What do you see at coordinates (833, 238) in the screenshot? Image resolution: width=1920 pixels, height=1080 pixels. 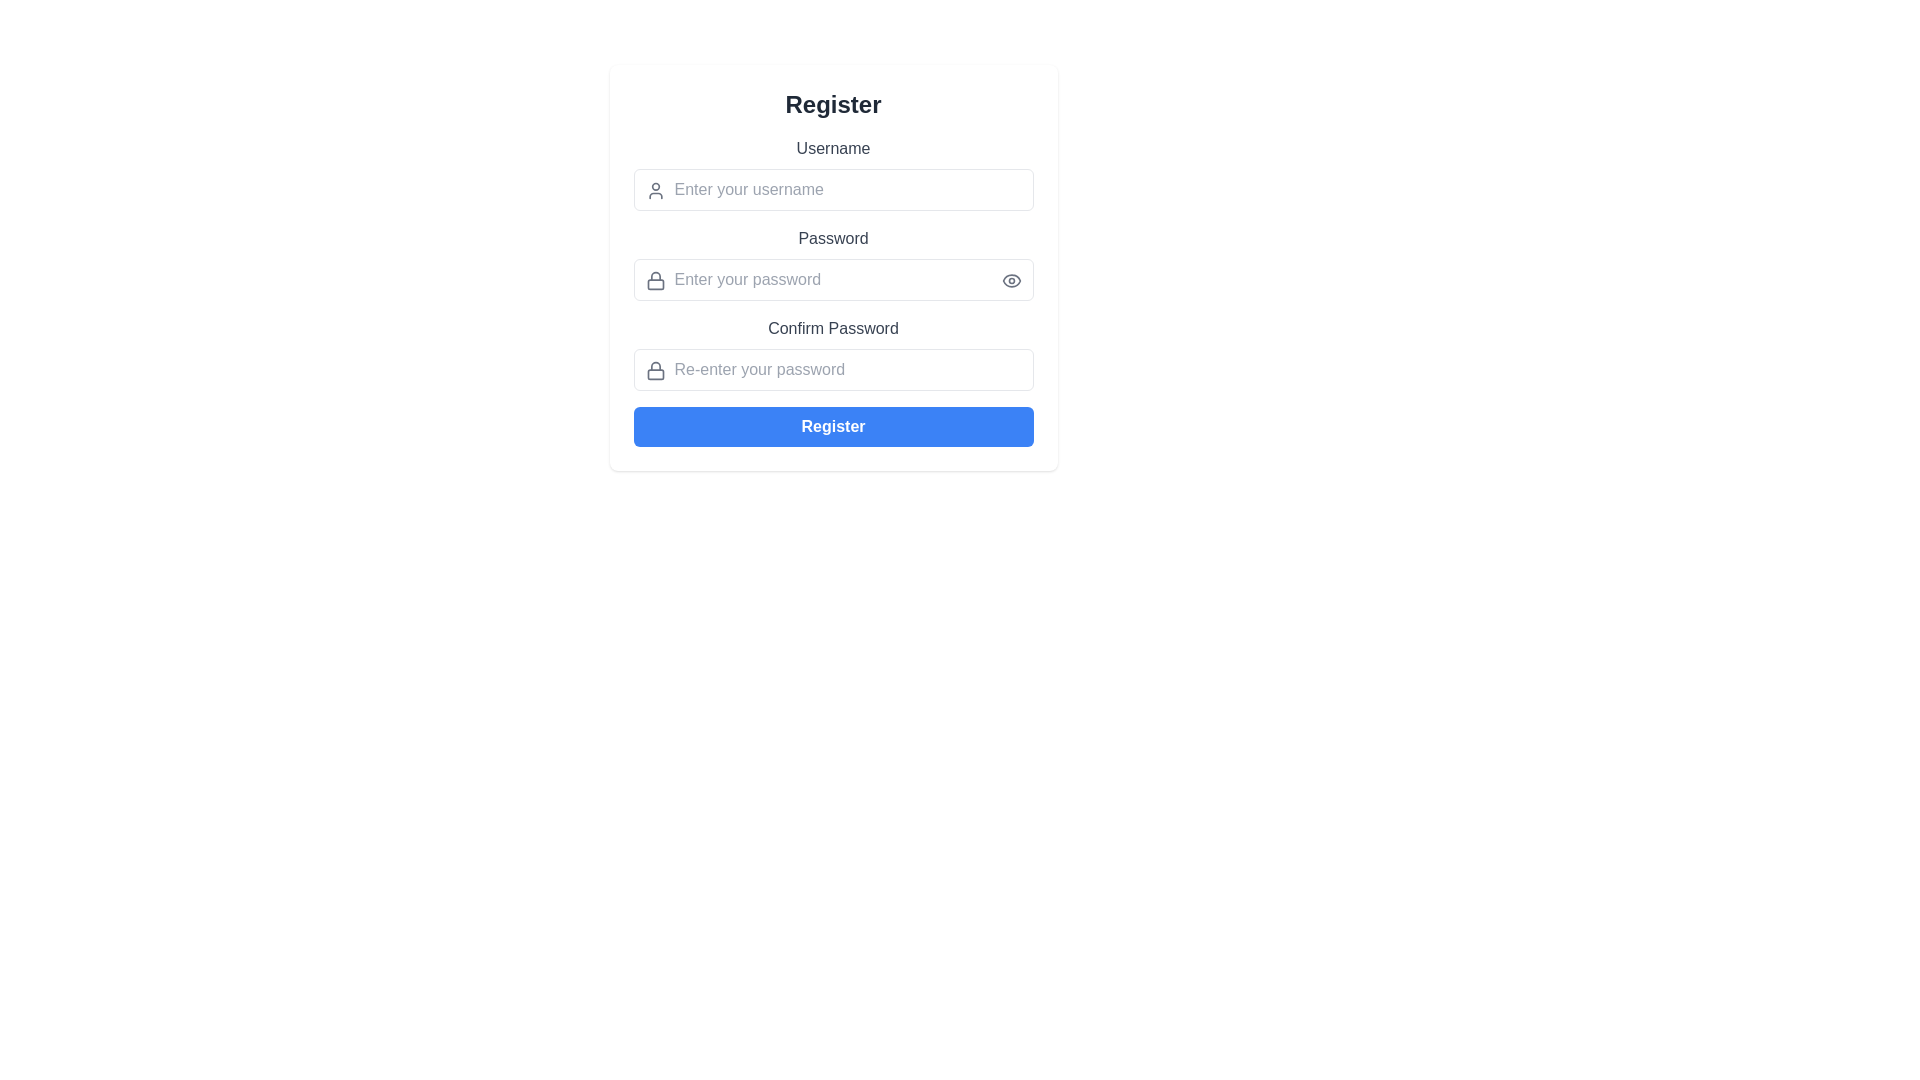 I see `the 'Password' label, which is styled in bold gray font and positioned above the password input field in the registration form` at bounding box center [833, 238].